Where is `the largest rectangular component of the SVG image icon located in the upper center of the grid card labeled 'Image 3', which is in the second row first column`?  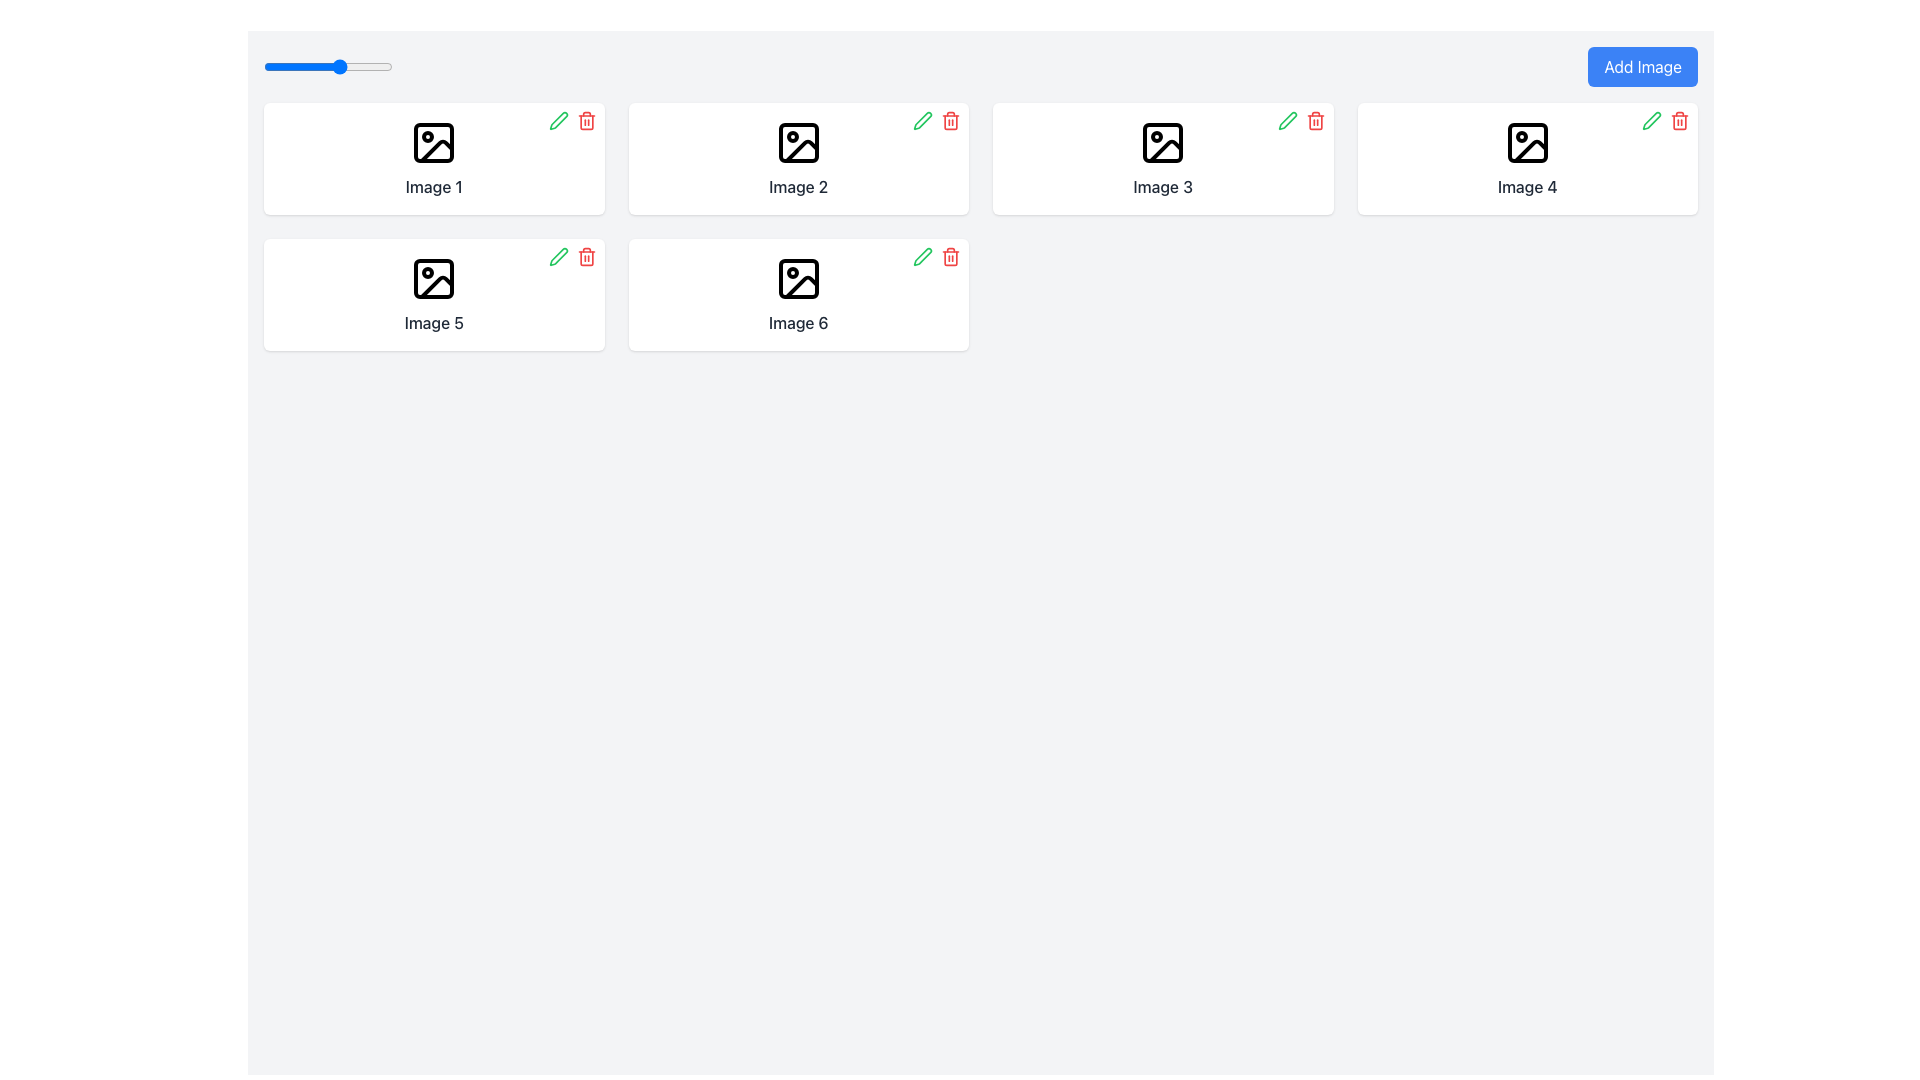 the largest rectangular component of the SVG image icon located in the upper center of the grid card labeled 'Image 3', which is in the second row first column is located at coordinates (1163, 141).